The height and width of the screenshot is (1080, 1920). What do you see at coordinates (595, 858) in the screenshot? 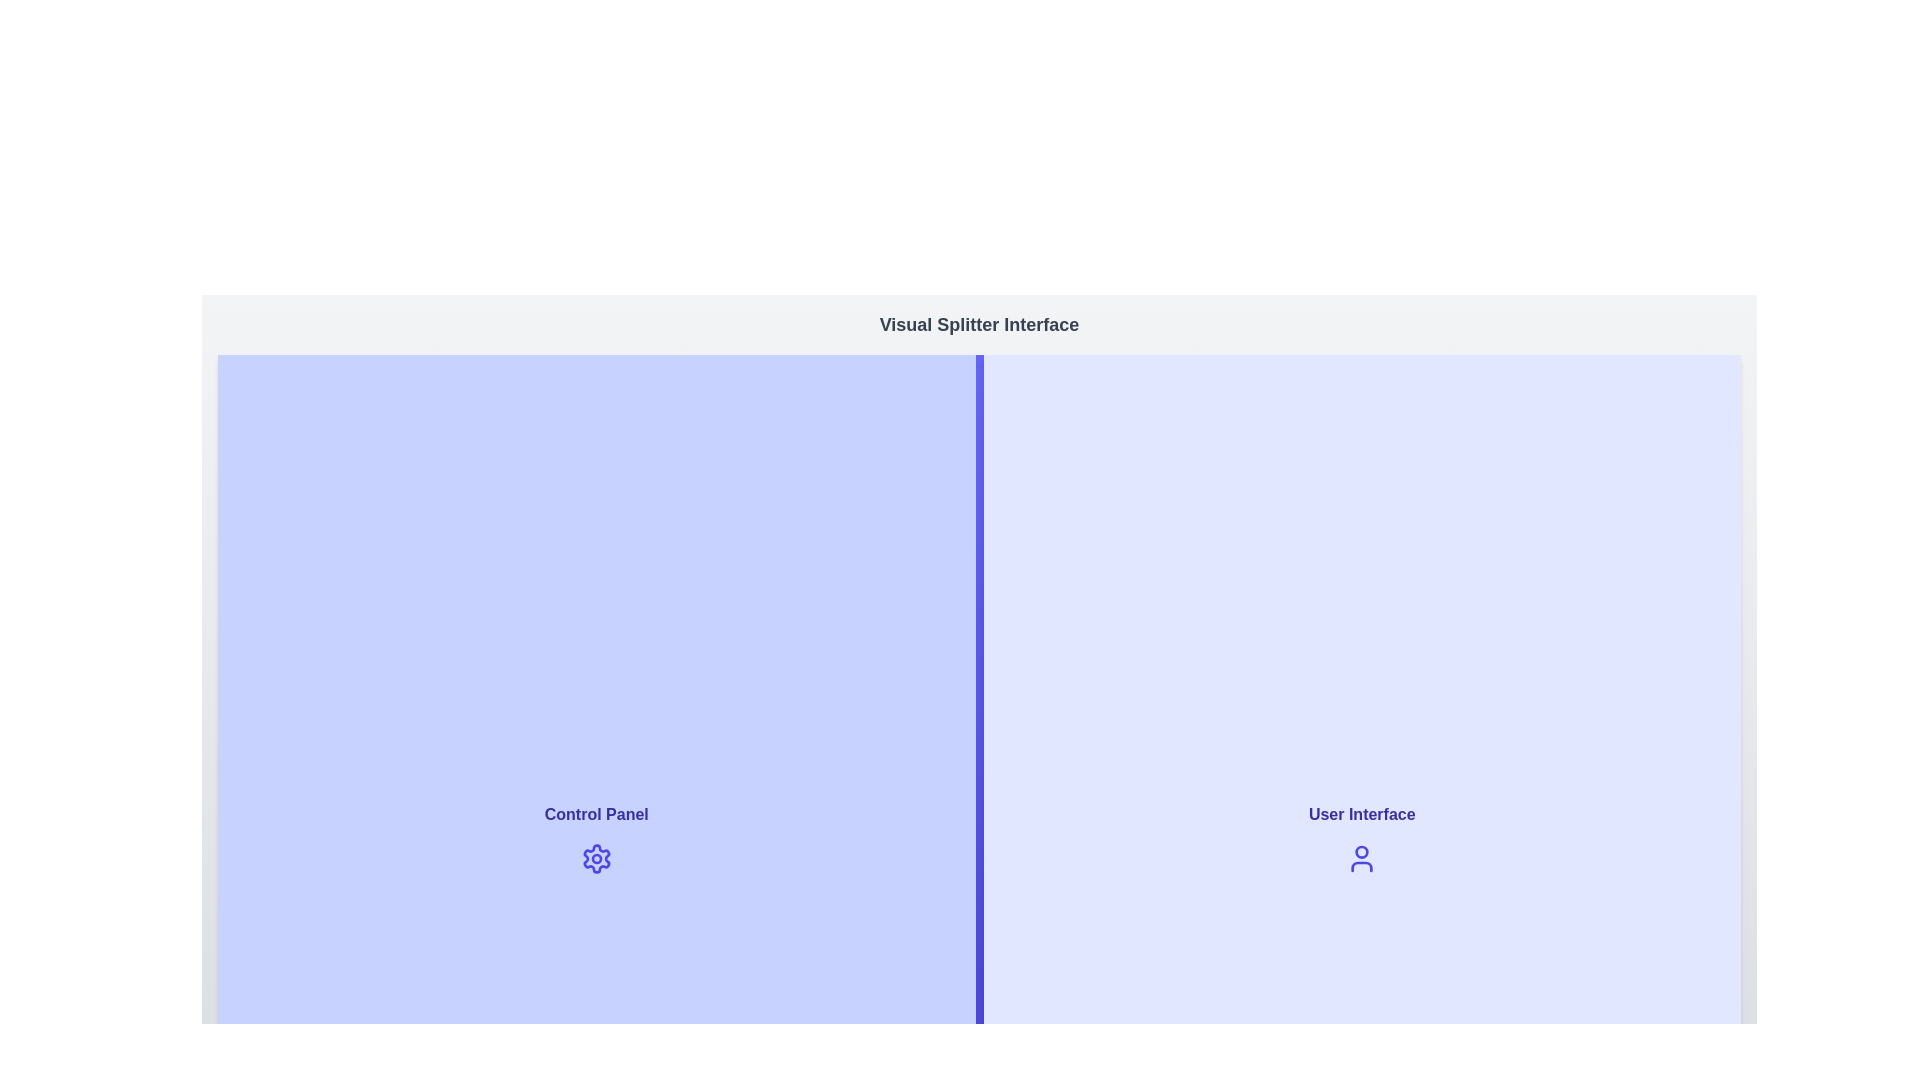
I see `the settings icon located centrally below the 'Control Panel' text in the Control Panel section` at bounding box center [595, 858].